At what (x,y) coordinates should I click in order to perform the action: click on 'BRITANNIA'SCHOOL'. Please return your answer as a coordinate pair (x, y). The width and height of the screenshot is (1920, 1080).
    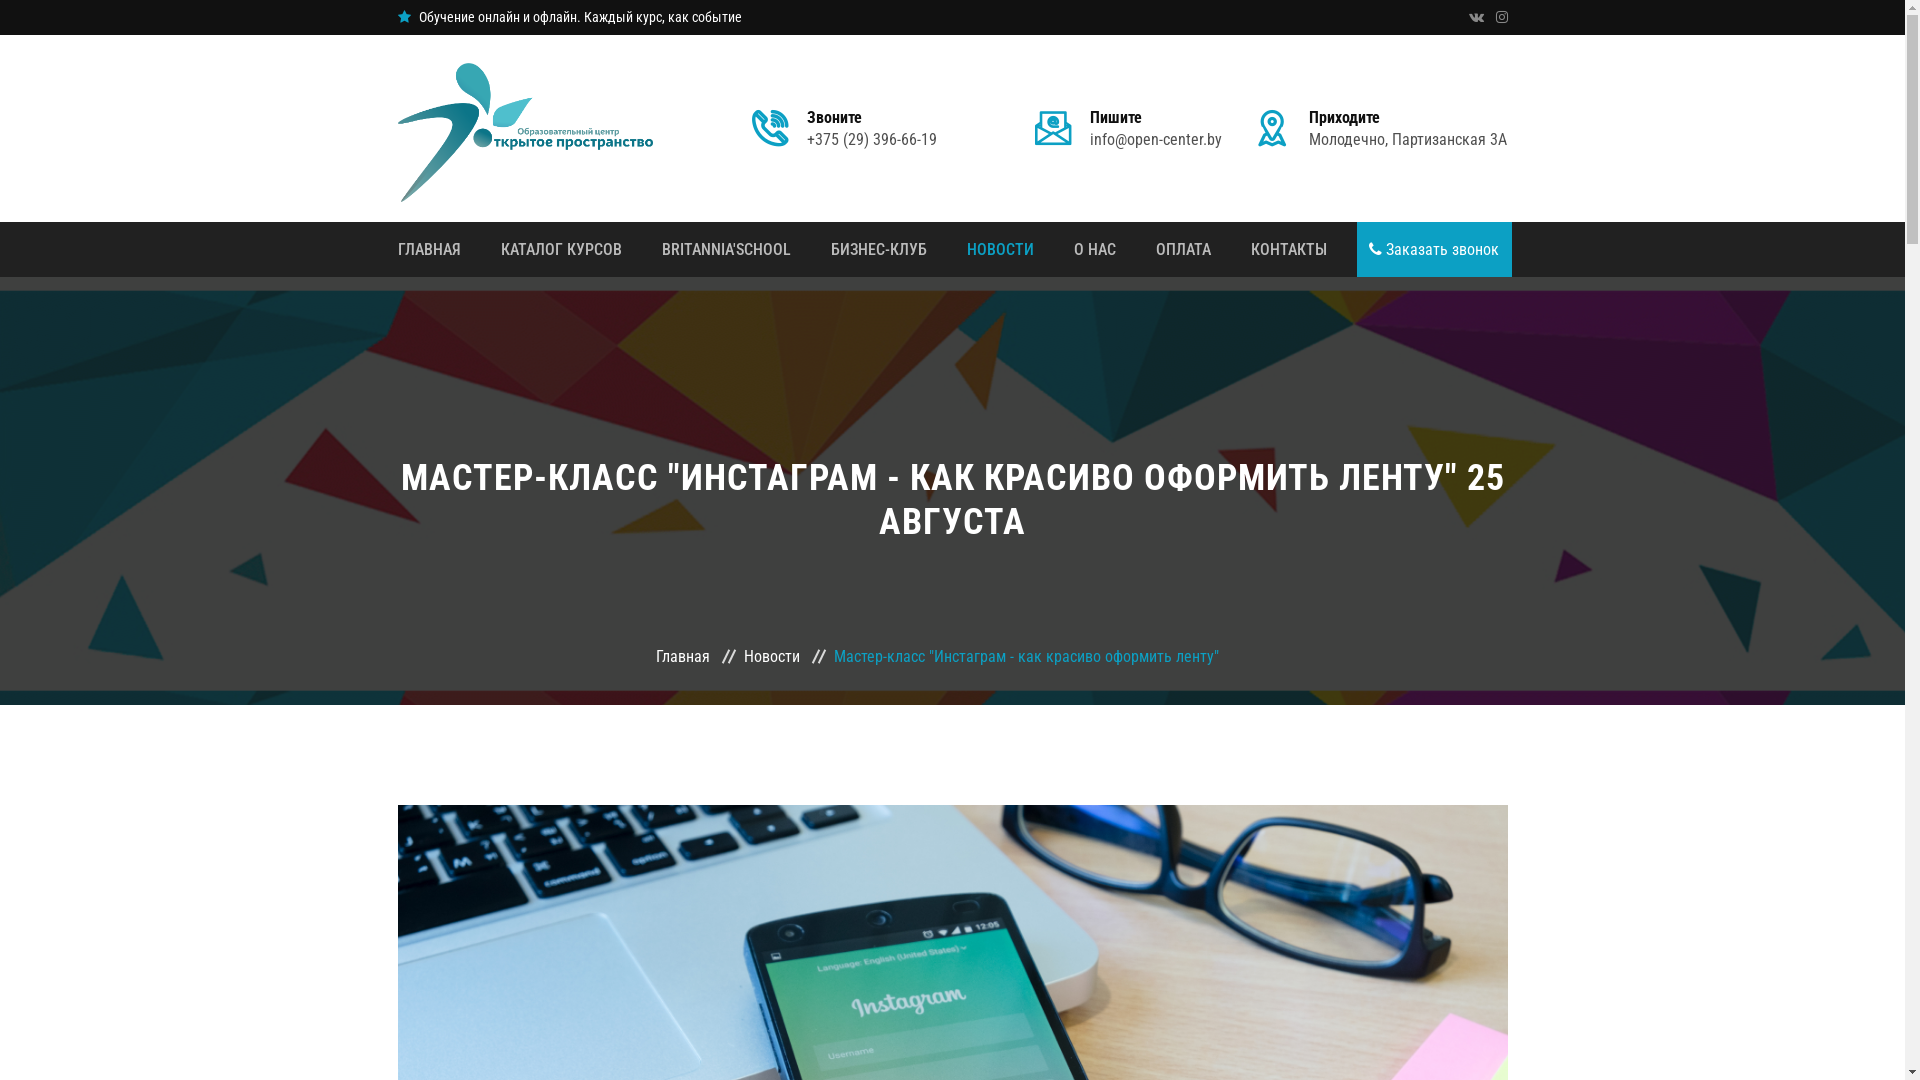
    Looking at the image, I should click on (725, 248).